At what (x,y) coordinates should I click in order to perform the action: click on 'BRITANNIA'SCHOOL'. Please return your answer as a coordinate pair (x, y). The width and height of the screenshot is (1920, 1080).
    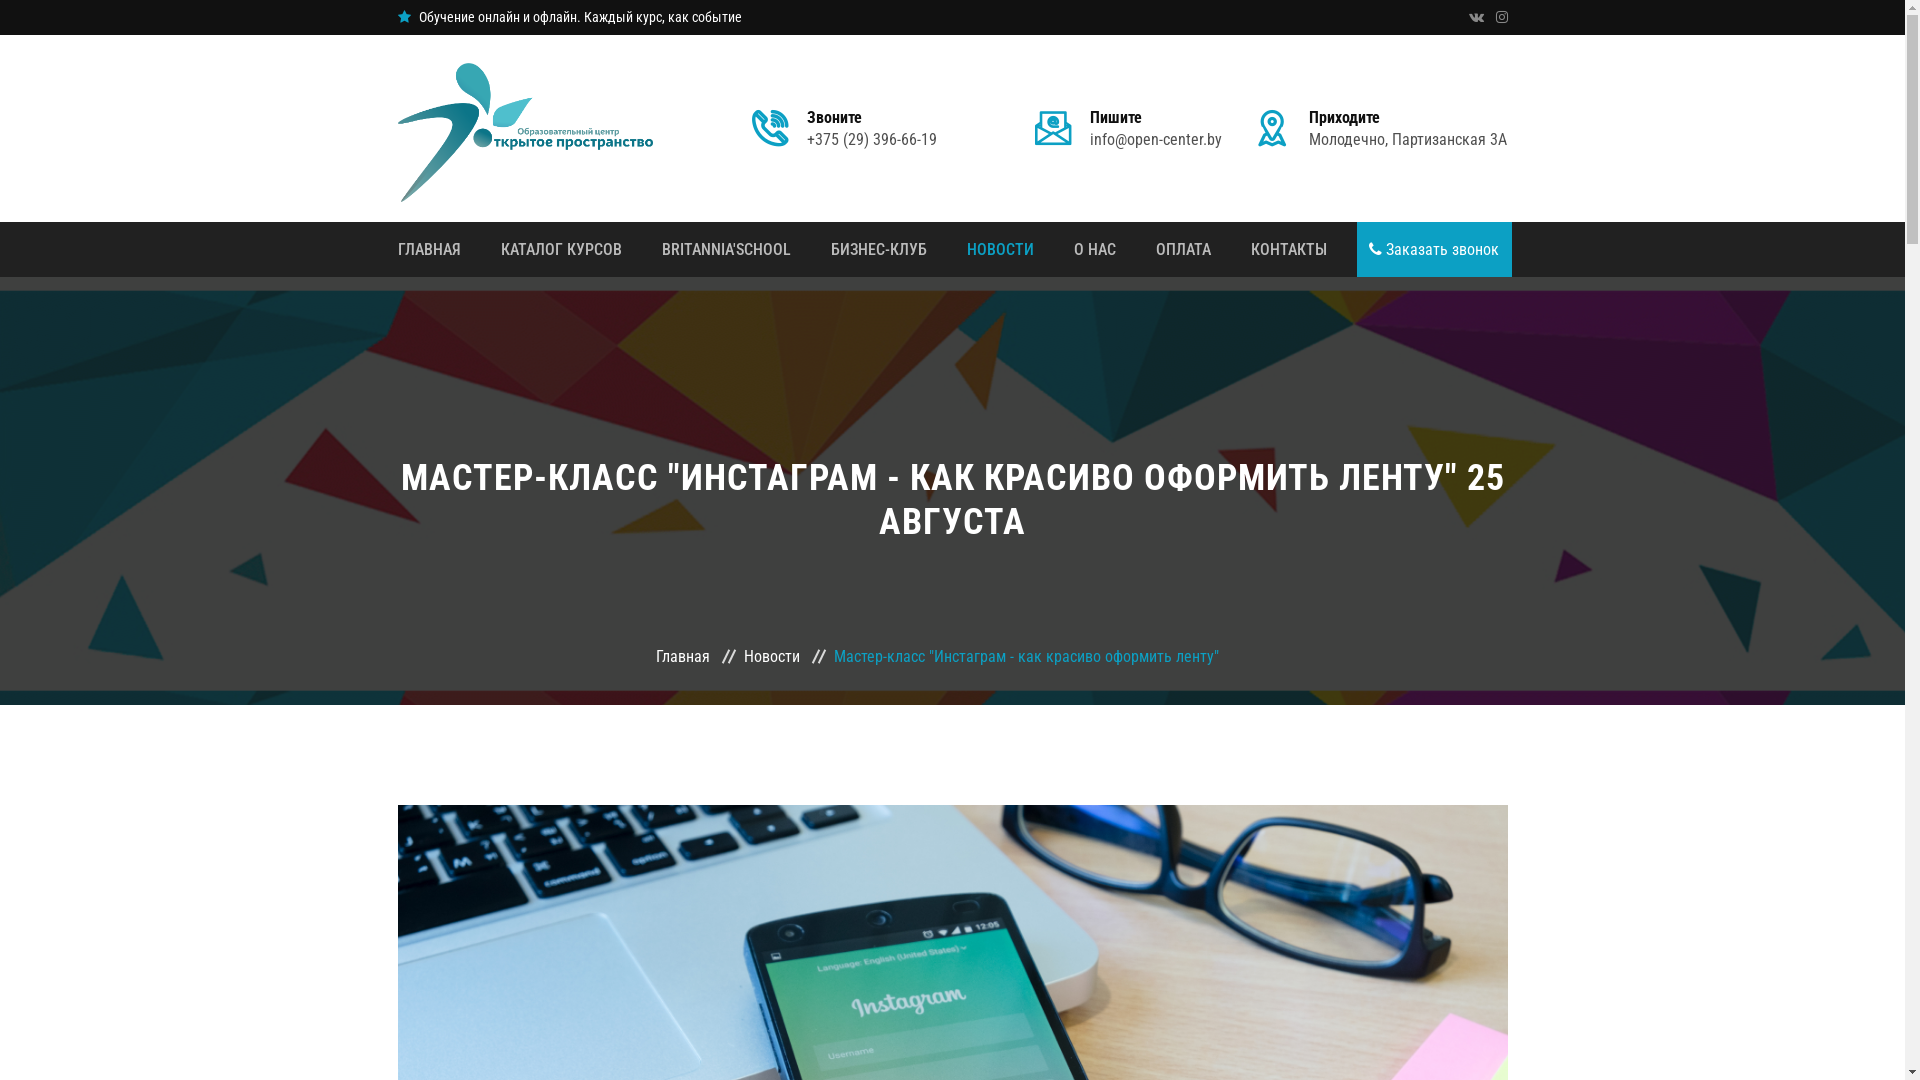
    Looking at the image, I should click on (725, 248).